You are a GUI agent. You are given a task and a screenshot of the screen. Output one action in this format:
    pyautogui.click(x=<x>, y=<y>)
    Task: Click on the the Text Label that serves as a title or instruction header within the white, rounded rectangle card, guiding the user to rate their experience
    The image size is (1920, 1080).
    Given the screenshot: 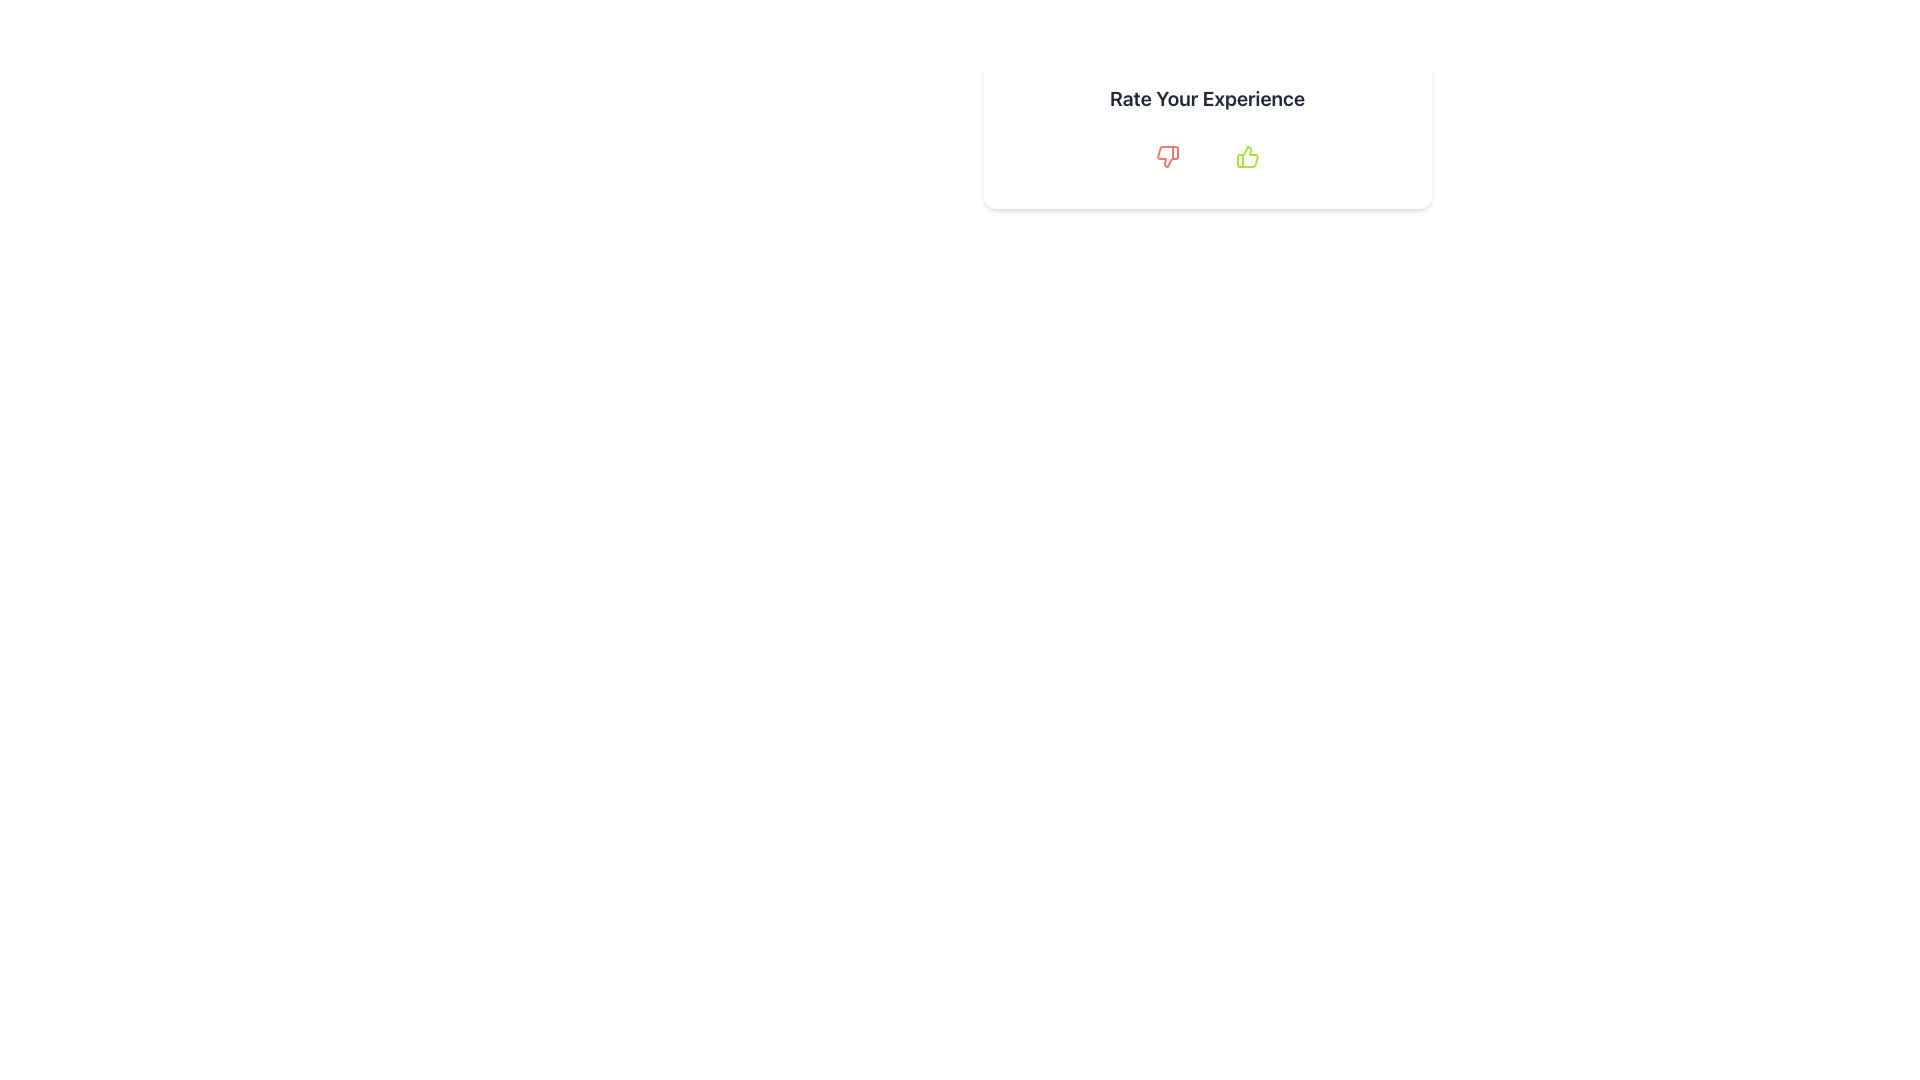 What is the action you would take?
    pyautogui.click(x=1206, y=99)
    